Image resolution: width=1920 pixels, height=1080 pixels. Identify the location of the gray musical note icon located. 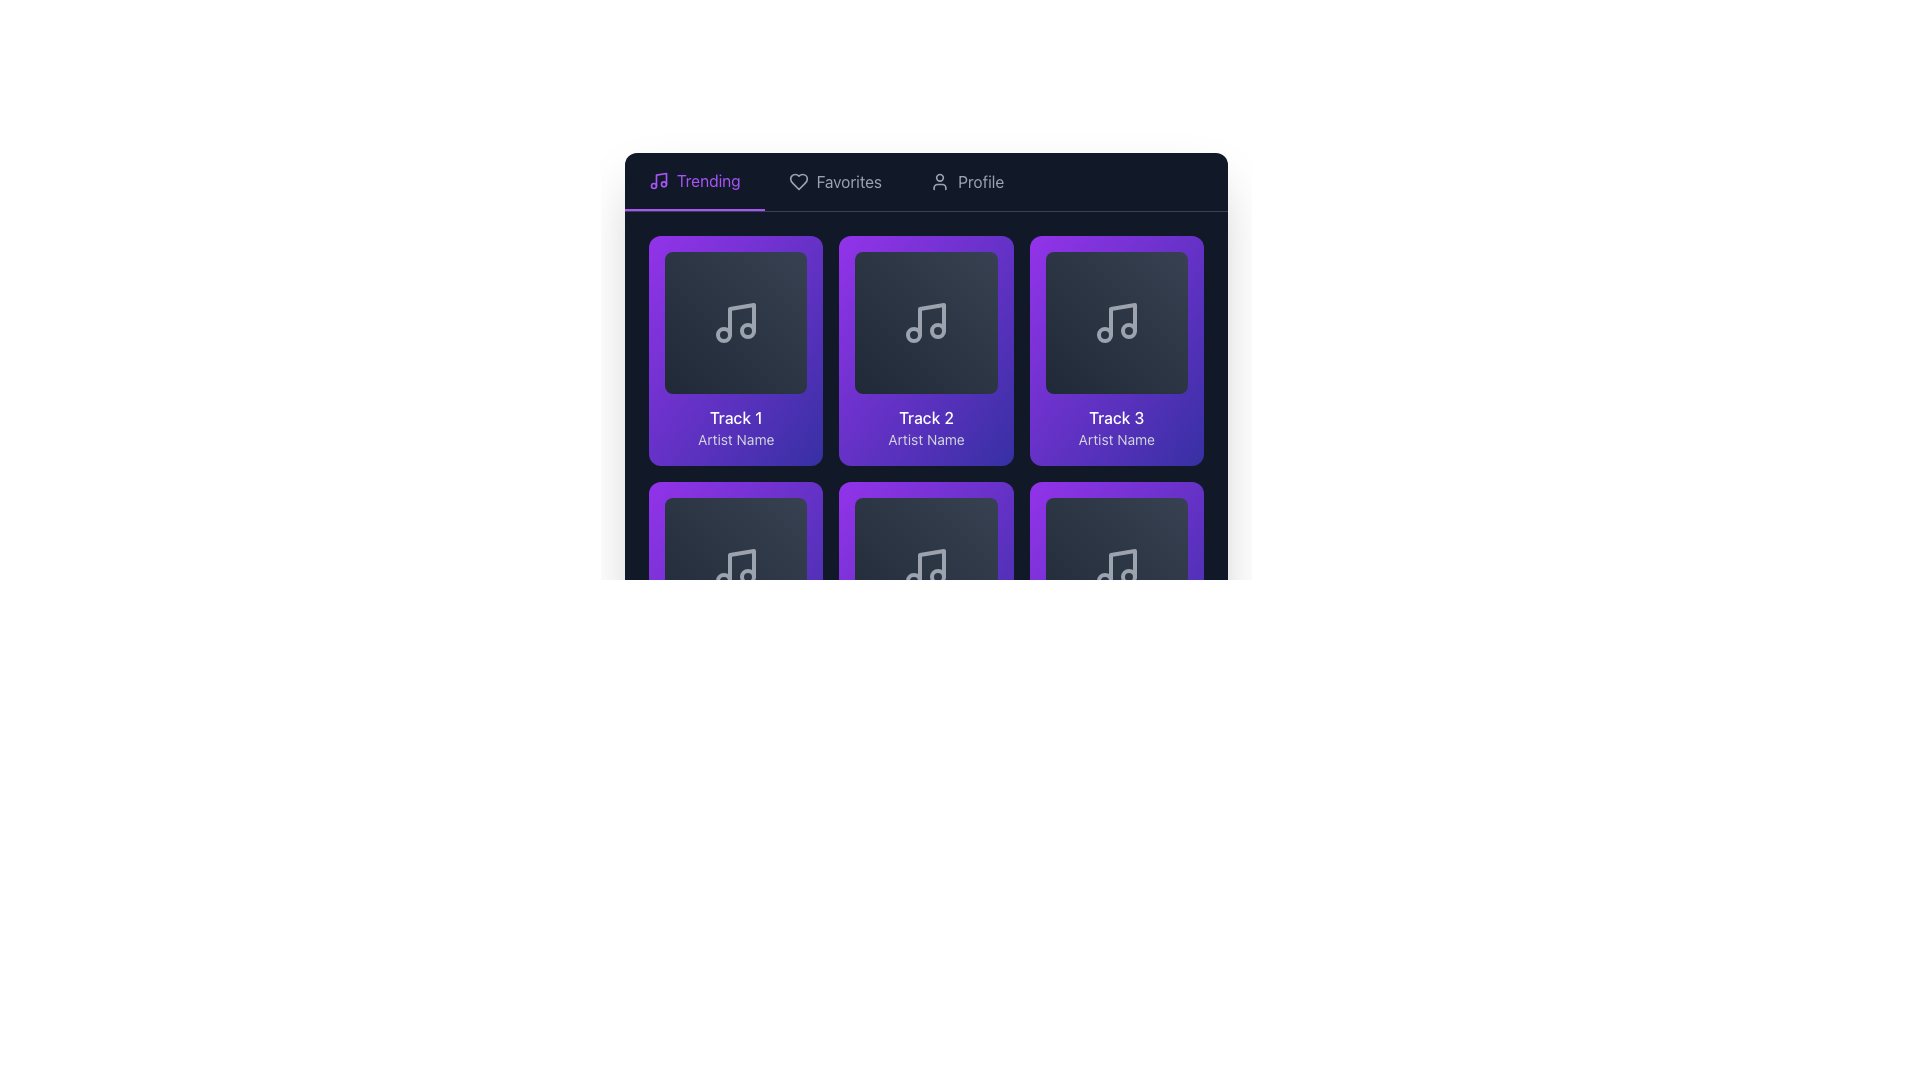
(1115, 322).